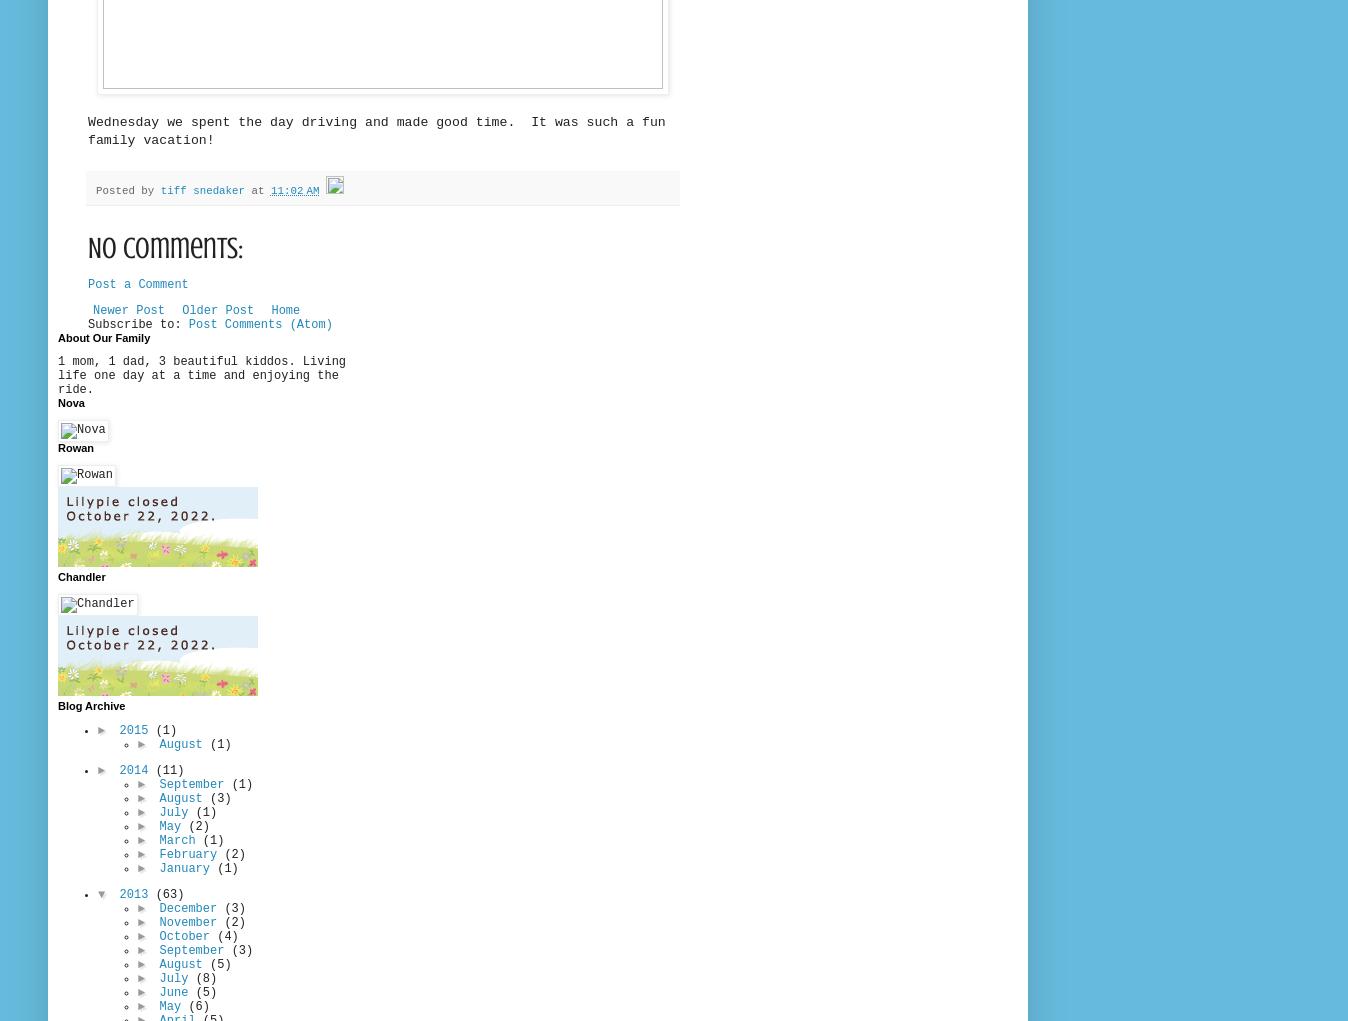 The width and height of the screenshot is (1348, 1021). I want to click on 'About Our Family', so click(103, 336).